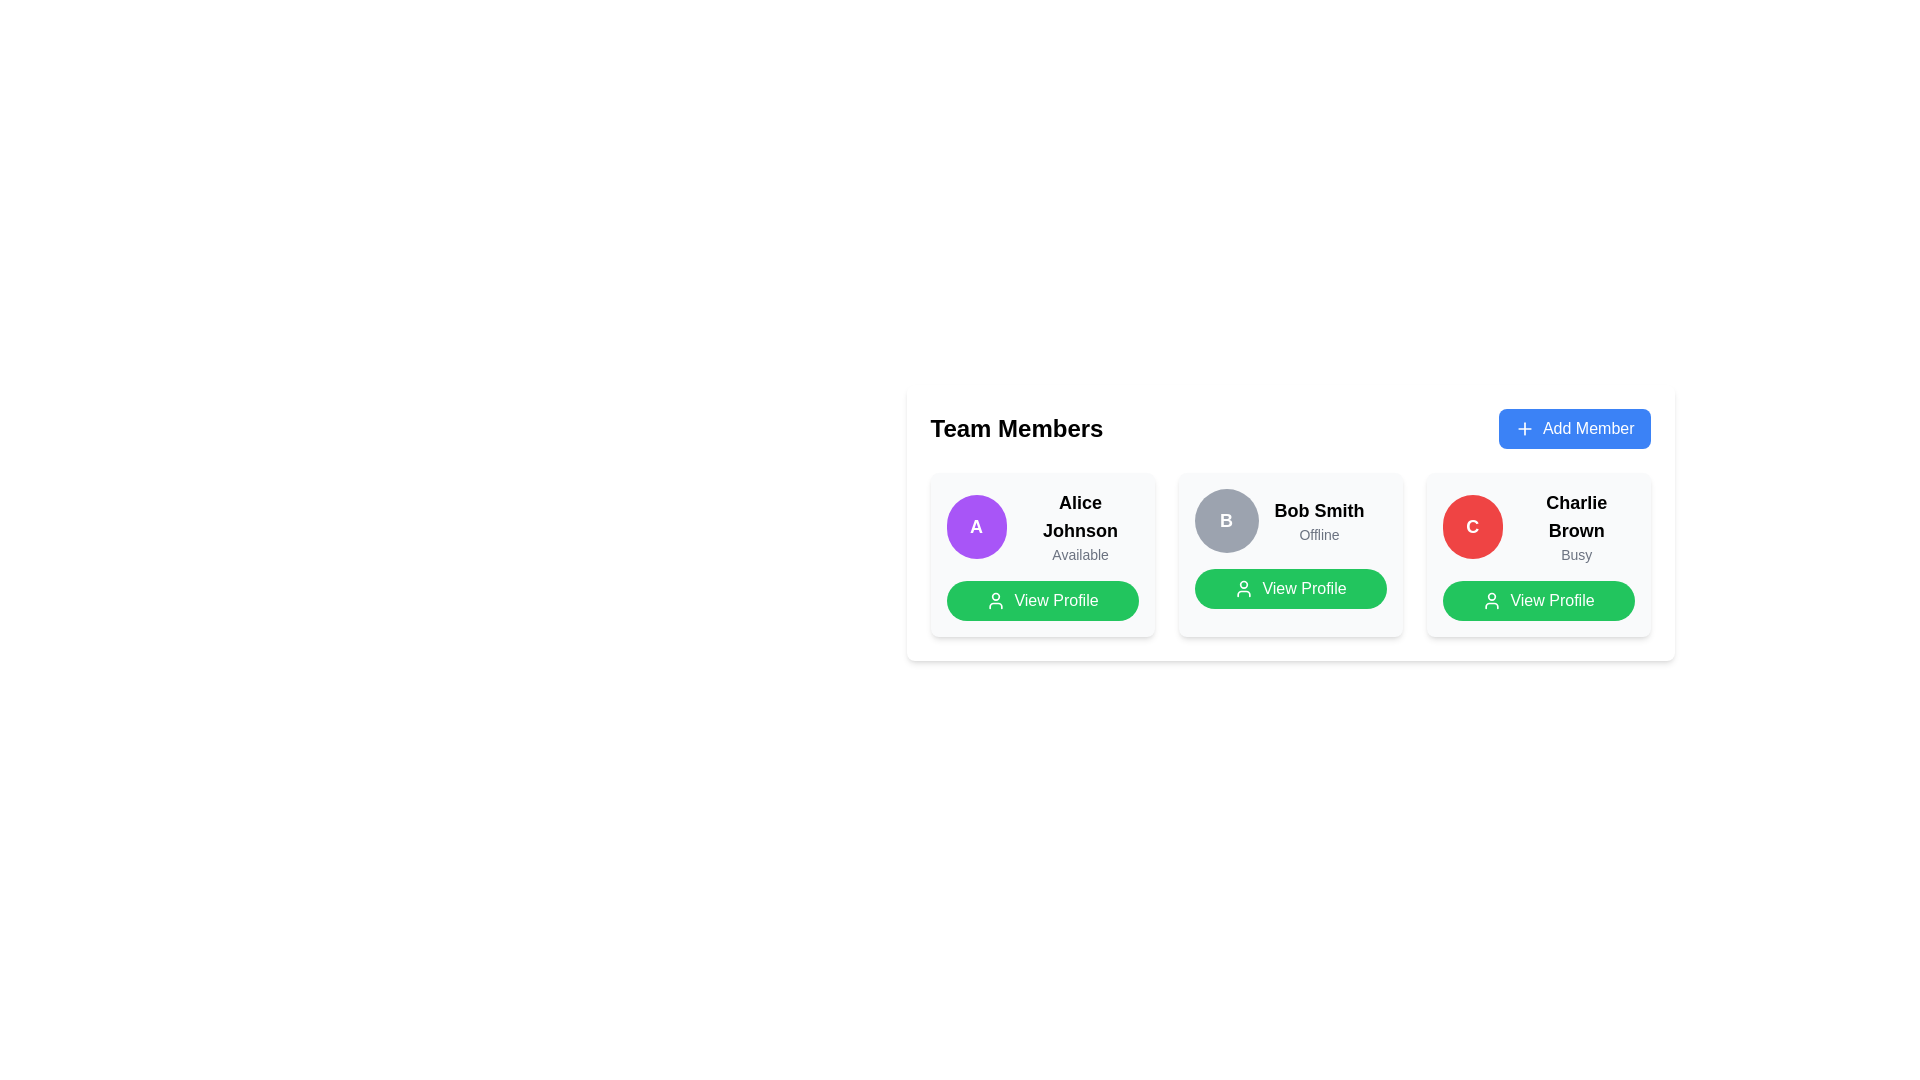 The image size is (1920, 1080). Describe the element at coordinates (1537, 600) in the screenshot. I see `the button located at the bottom of the card representing 'Charlie Brown'` at that location.